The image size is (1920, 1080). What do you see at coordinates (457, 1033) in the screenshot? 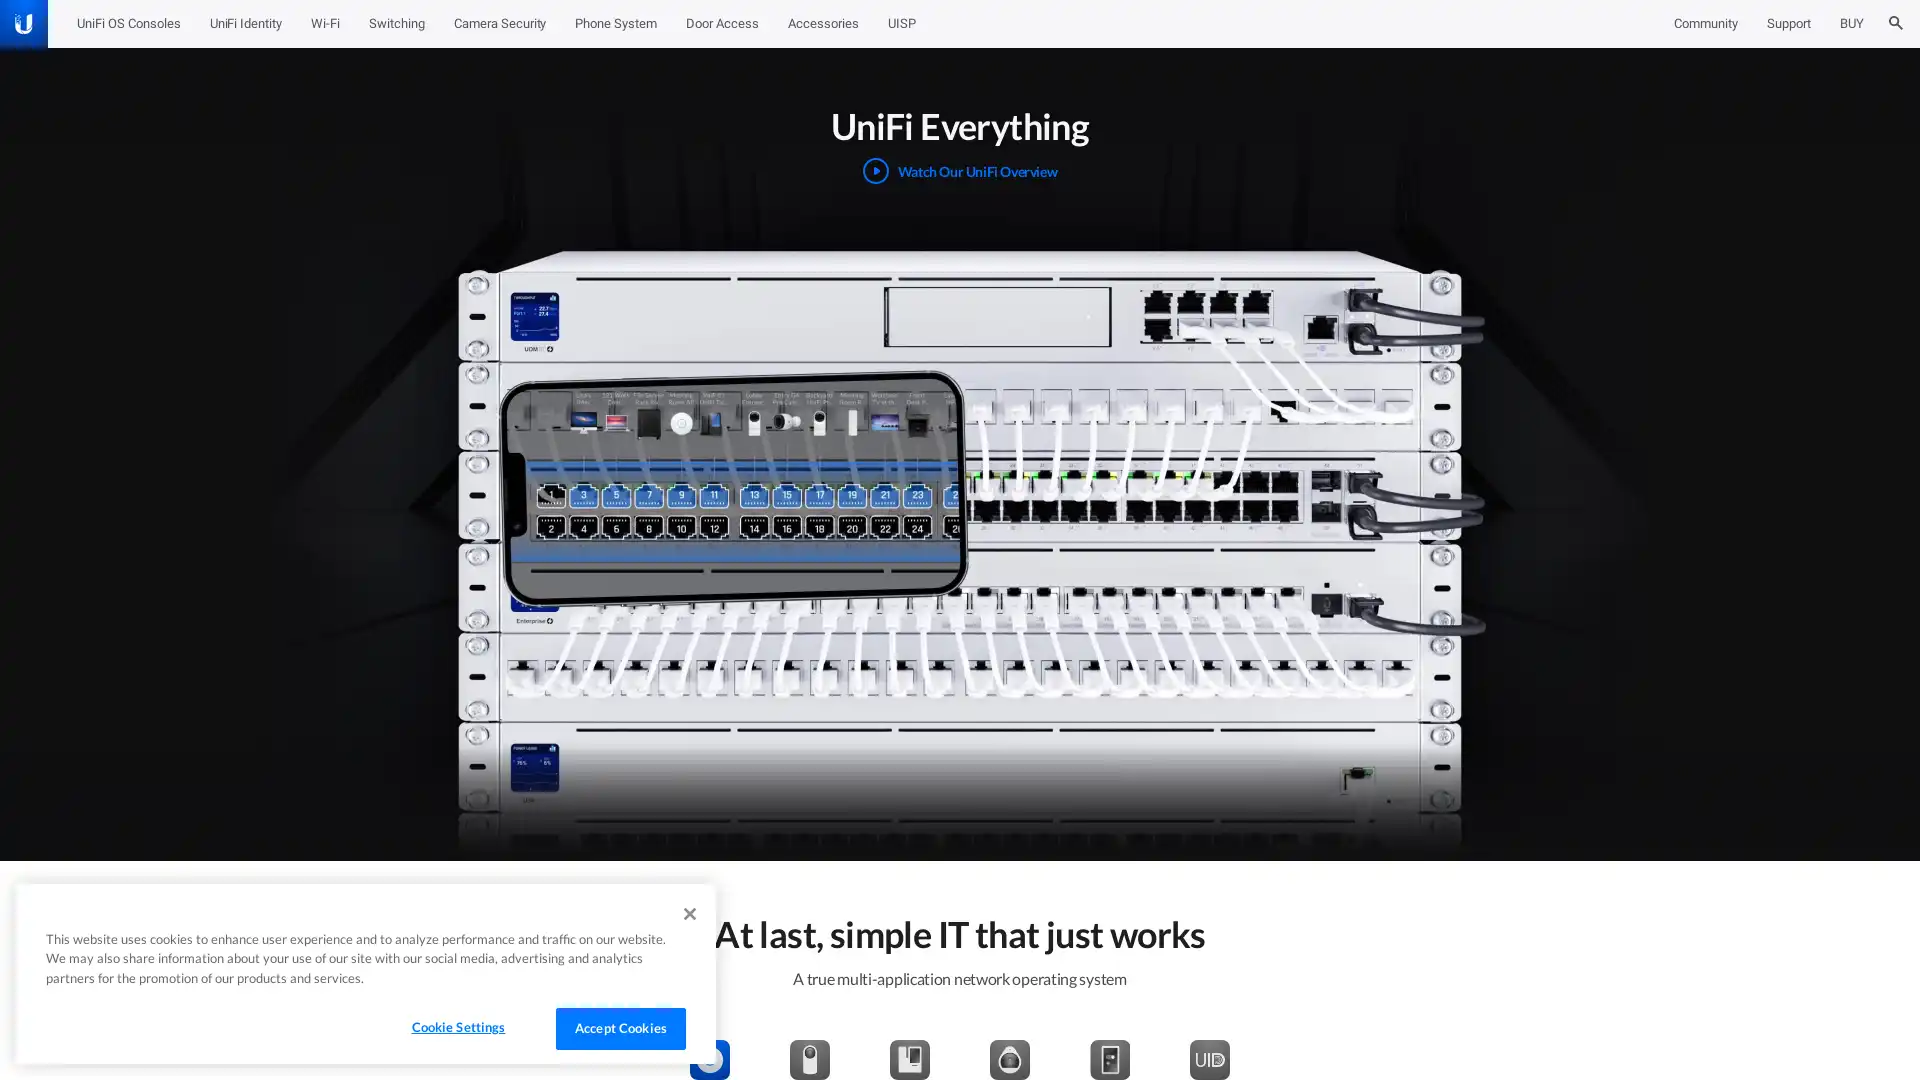
I see `Cookie Settings` at bounding box center [457, 1033].